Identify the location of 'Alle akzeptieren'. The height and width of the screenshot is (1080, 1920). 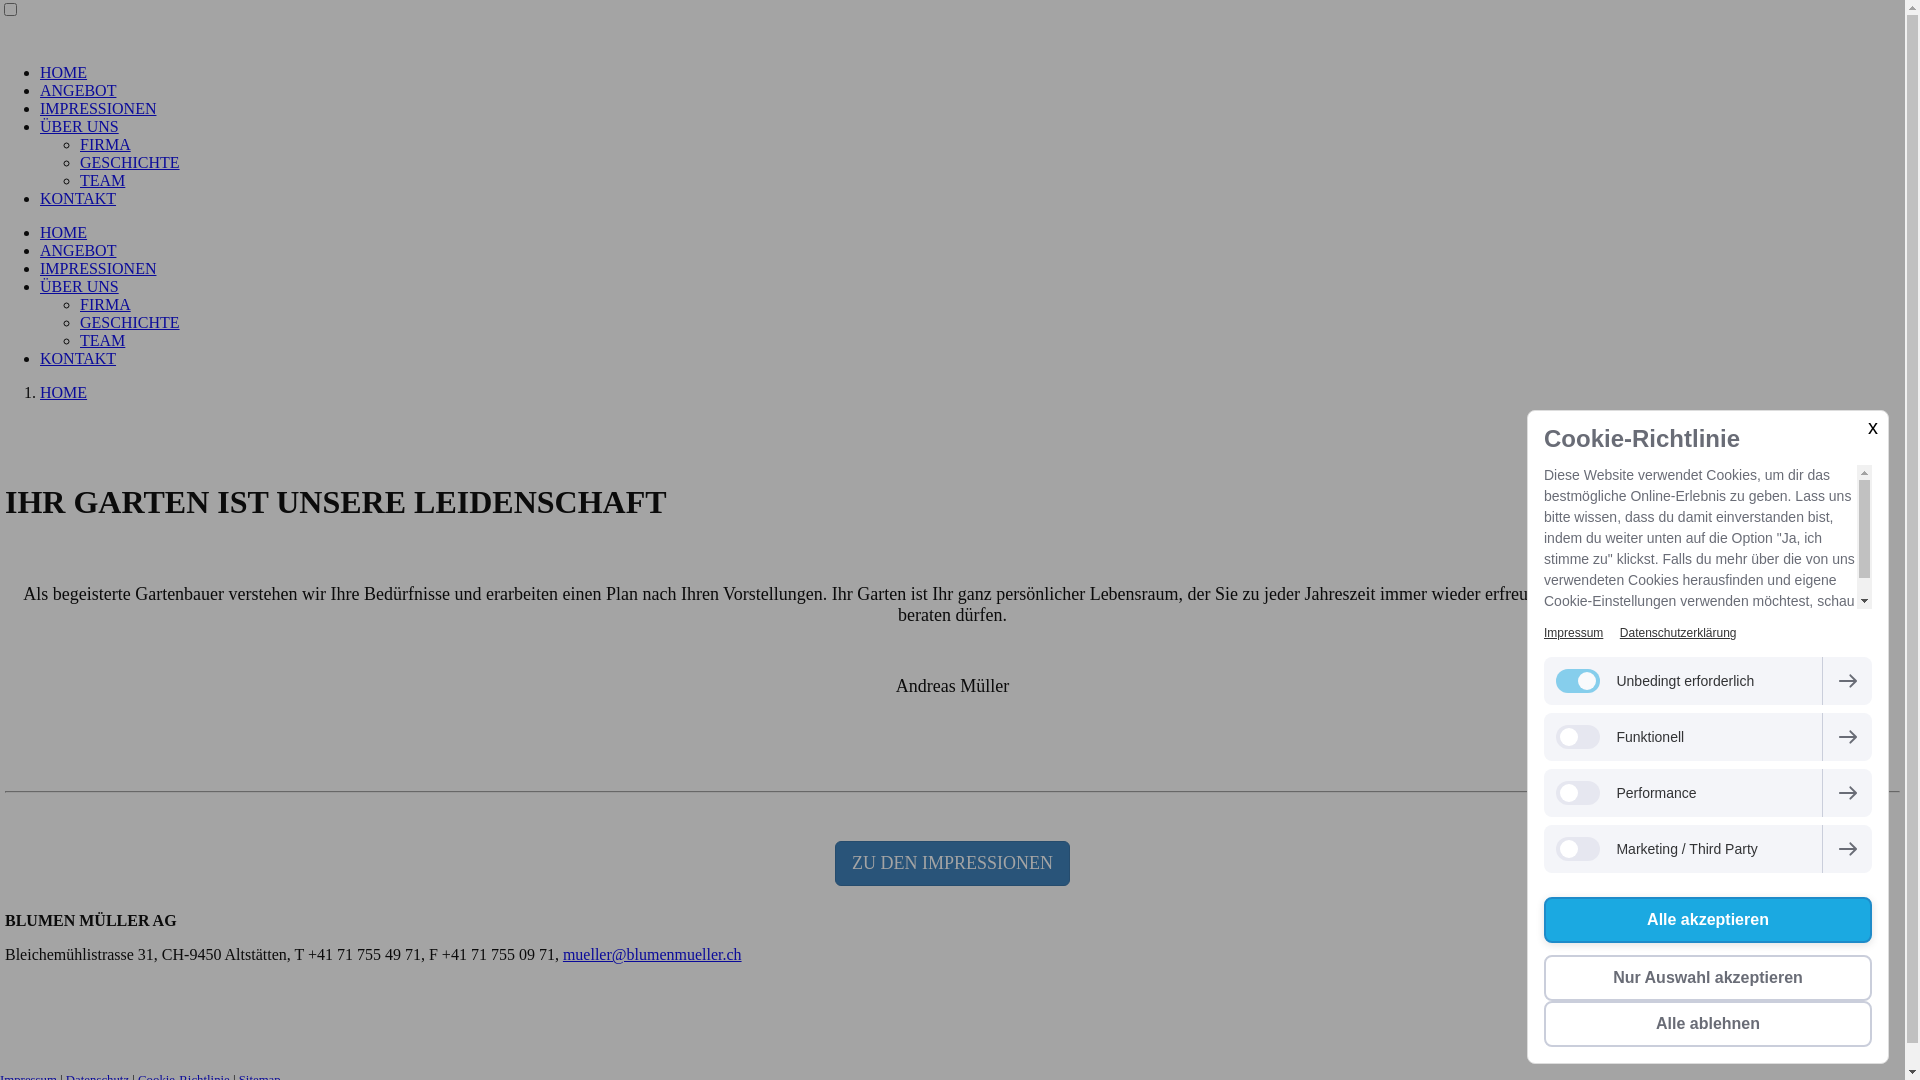
(1707, 920).